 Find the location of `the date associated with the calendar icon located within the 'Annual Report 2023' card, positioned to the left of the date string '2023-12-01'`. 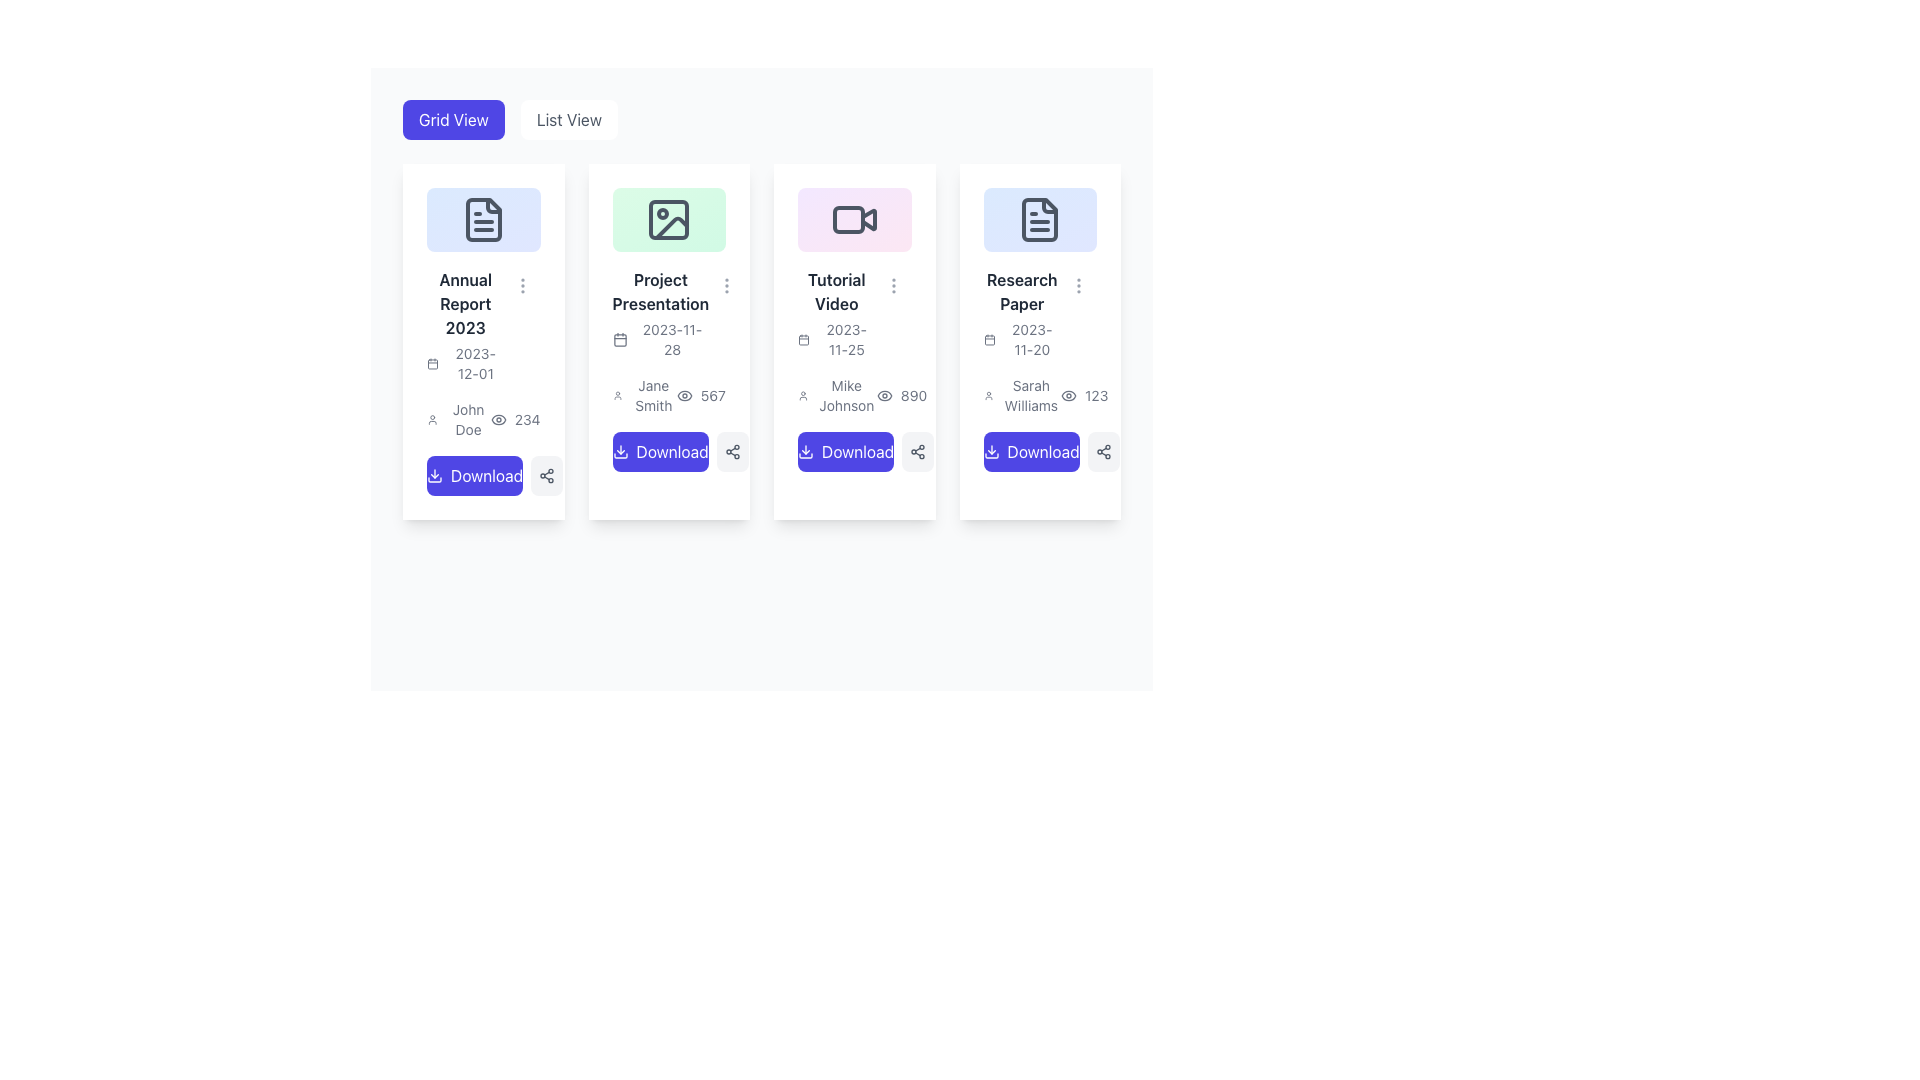

the date associated with the calendar icon located within the 'Annual Report 2023' card, positioned to the left of the date string '2023-12-01' is located at coordinates (431, 363).